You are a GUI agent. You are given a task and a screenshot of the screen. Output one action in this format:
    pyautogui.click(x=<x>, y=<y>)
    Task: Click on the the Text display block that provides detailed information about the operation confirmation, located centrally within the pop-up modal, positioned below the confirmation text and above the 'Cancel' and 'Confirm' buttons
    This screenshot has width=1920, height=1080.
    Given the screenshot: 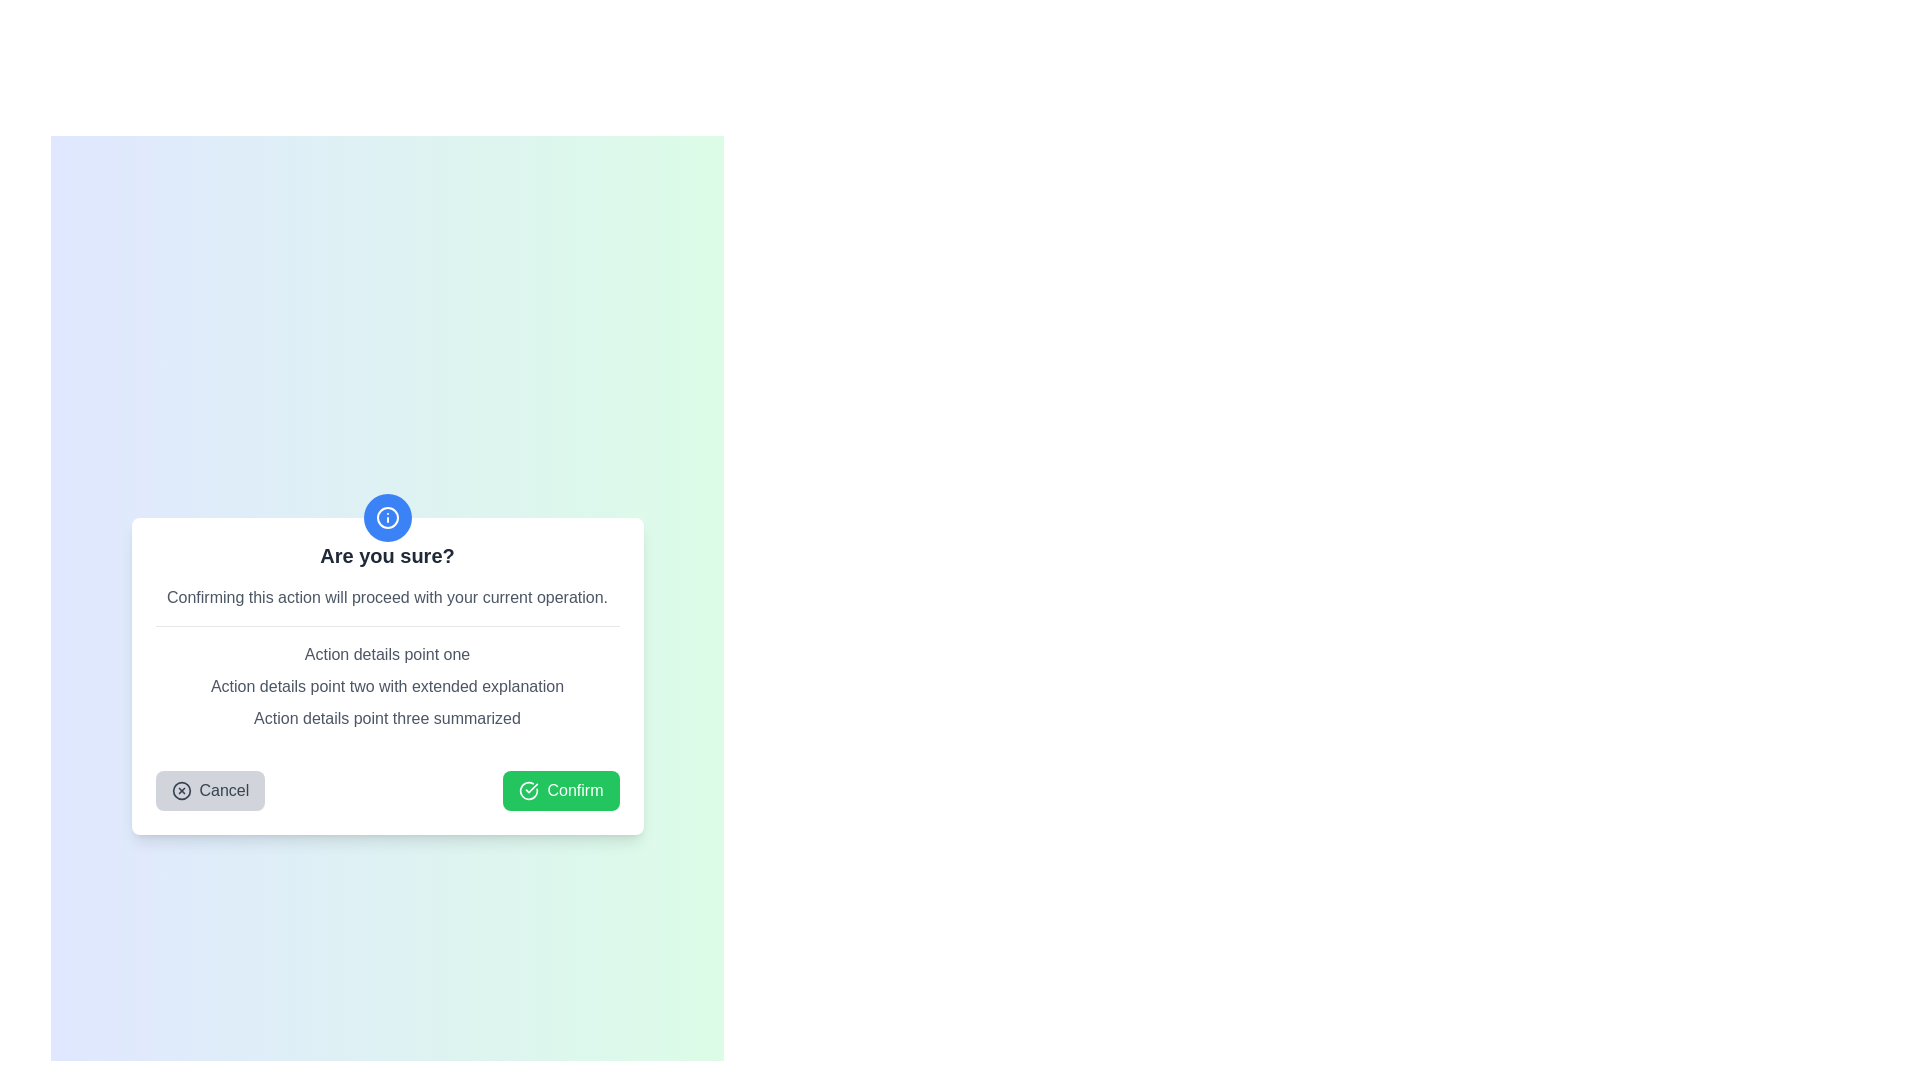 What is the action you would take?
    pyautogui.click(x=387, y=685)
    